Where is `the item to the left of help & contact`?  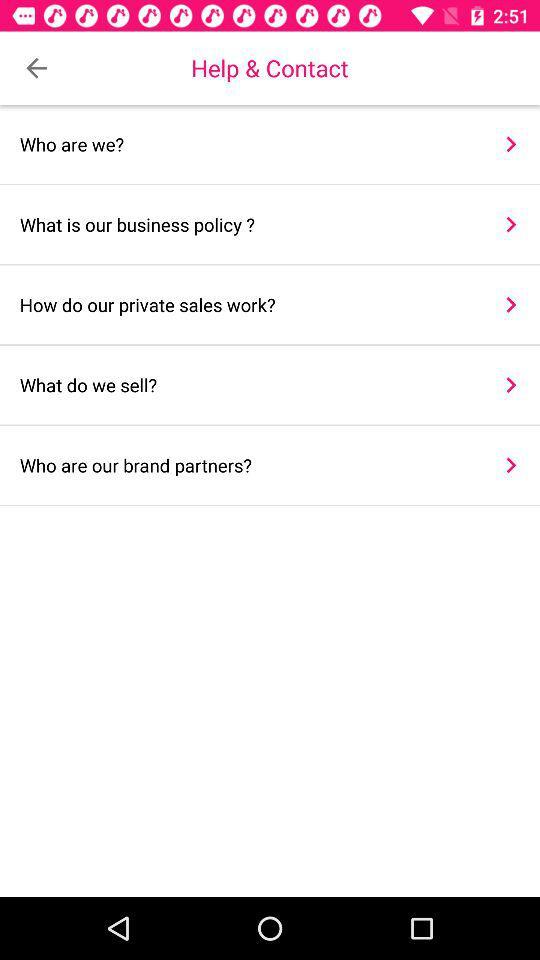 the item to the left of help & contact is located at coordinates (36, 68).